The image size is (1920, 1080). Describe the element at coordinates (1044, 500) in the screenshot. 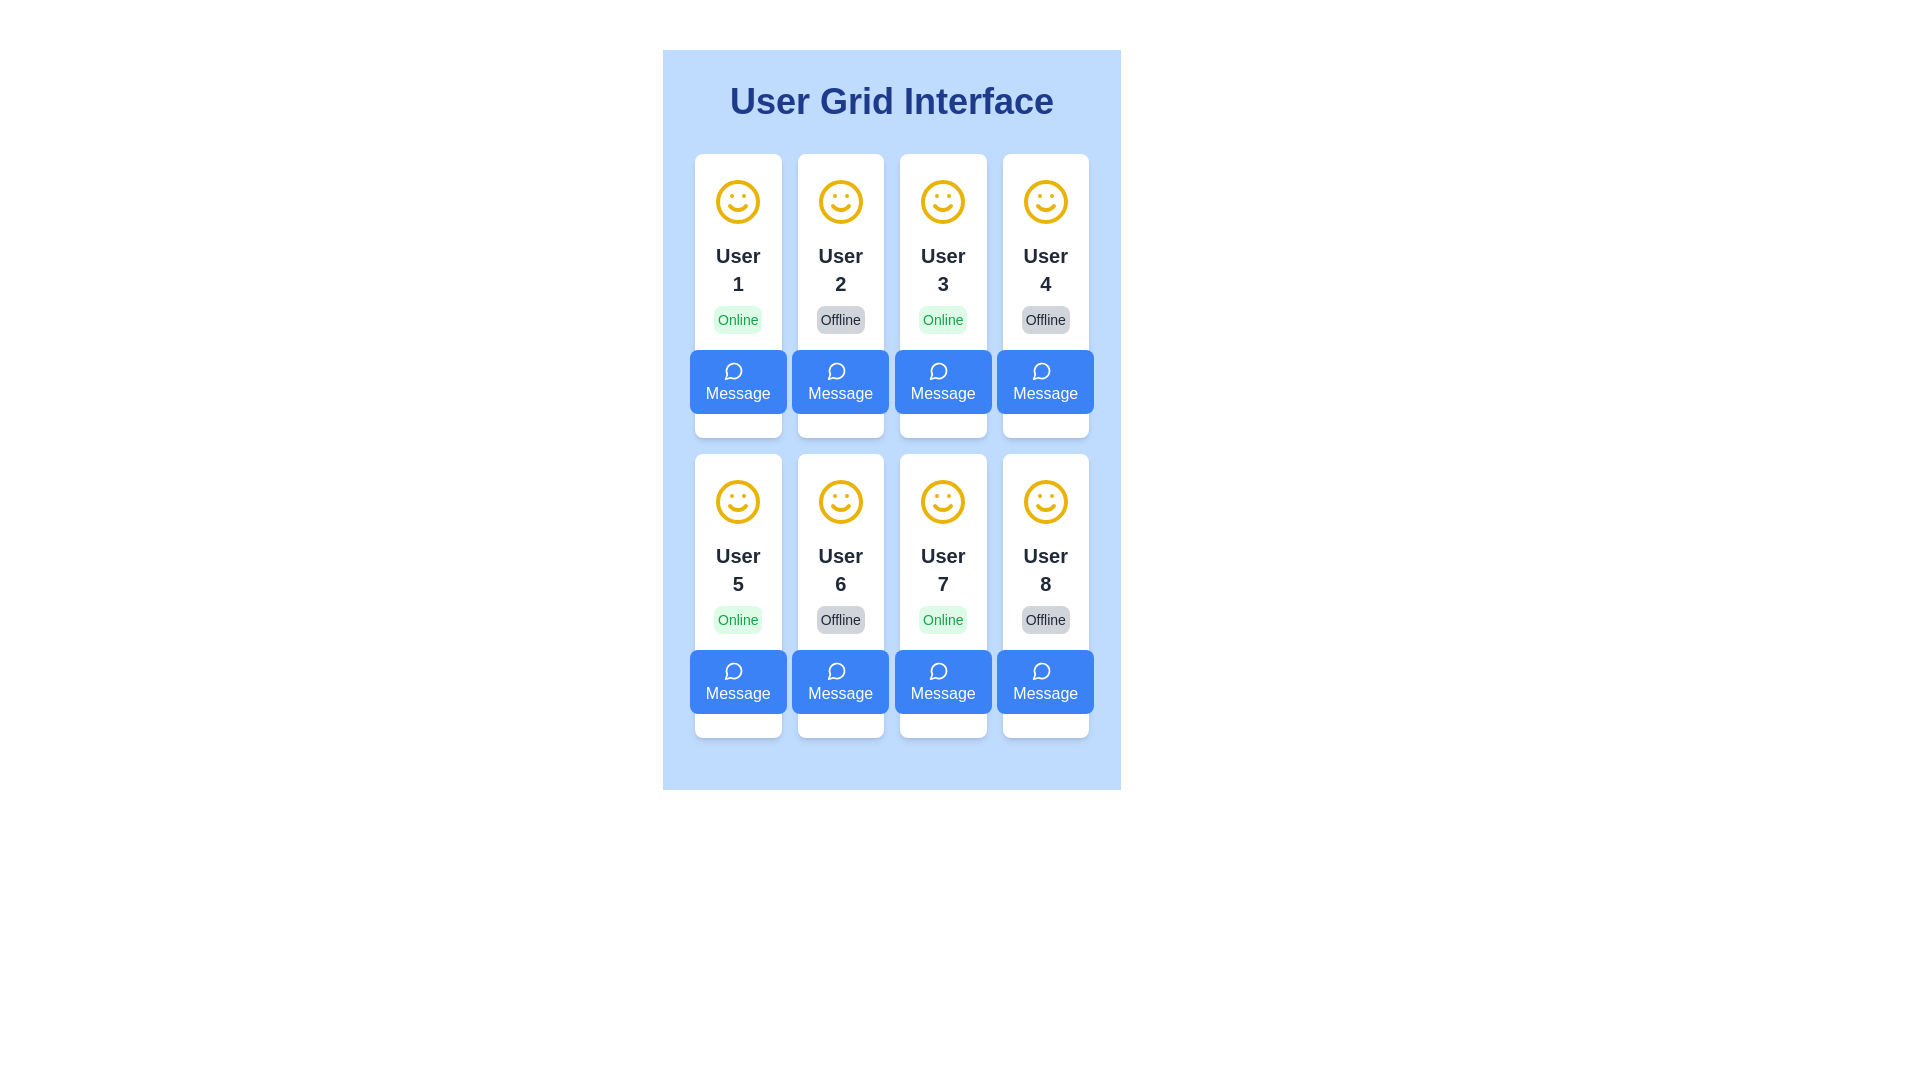

I see `the smiley face icon, which is a vibrant yellow circular icon positioned at the top-center of the user card for 'User 8', above the username and status details` at that location.